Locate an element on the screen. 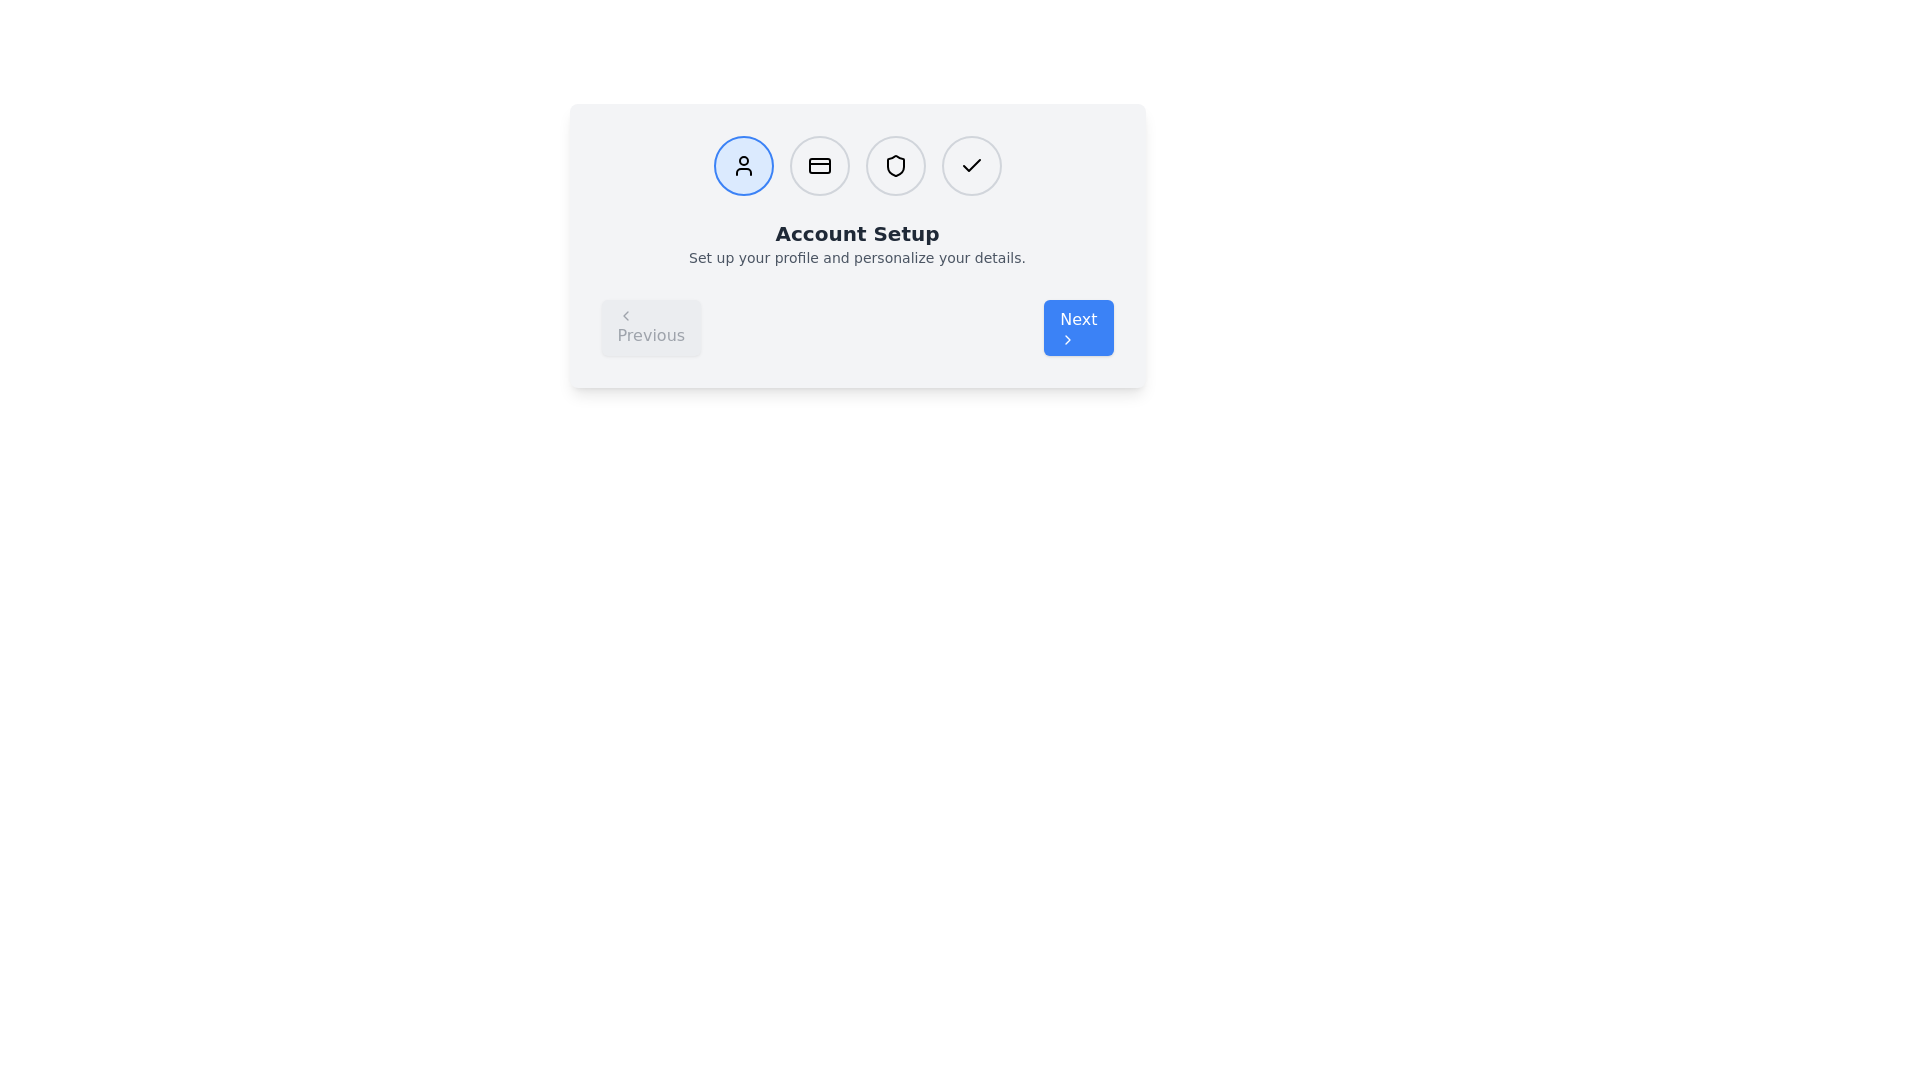 Image resolution: width=1920 pixels, height=1080 pixels. the shield-shaped icon within the circular button located at the top of the card component is located at coordinates (894, 164).